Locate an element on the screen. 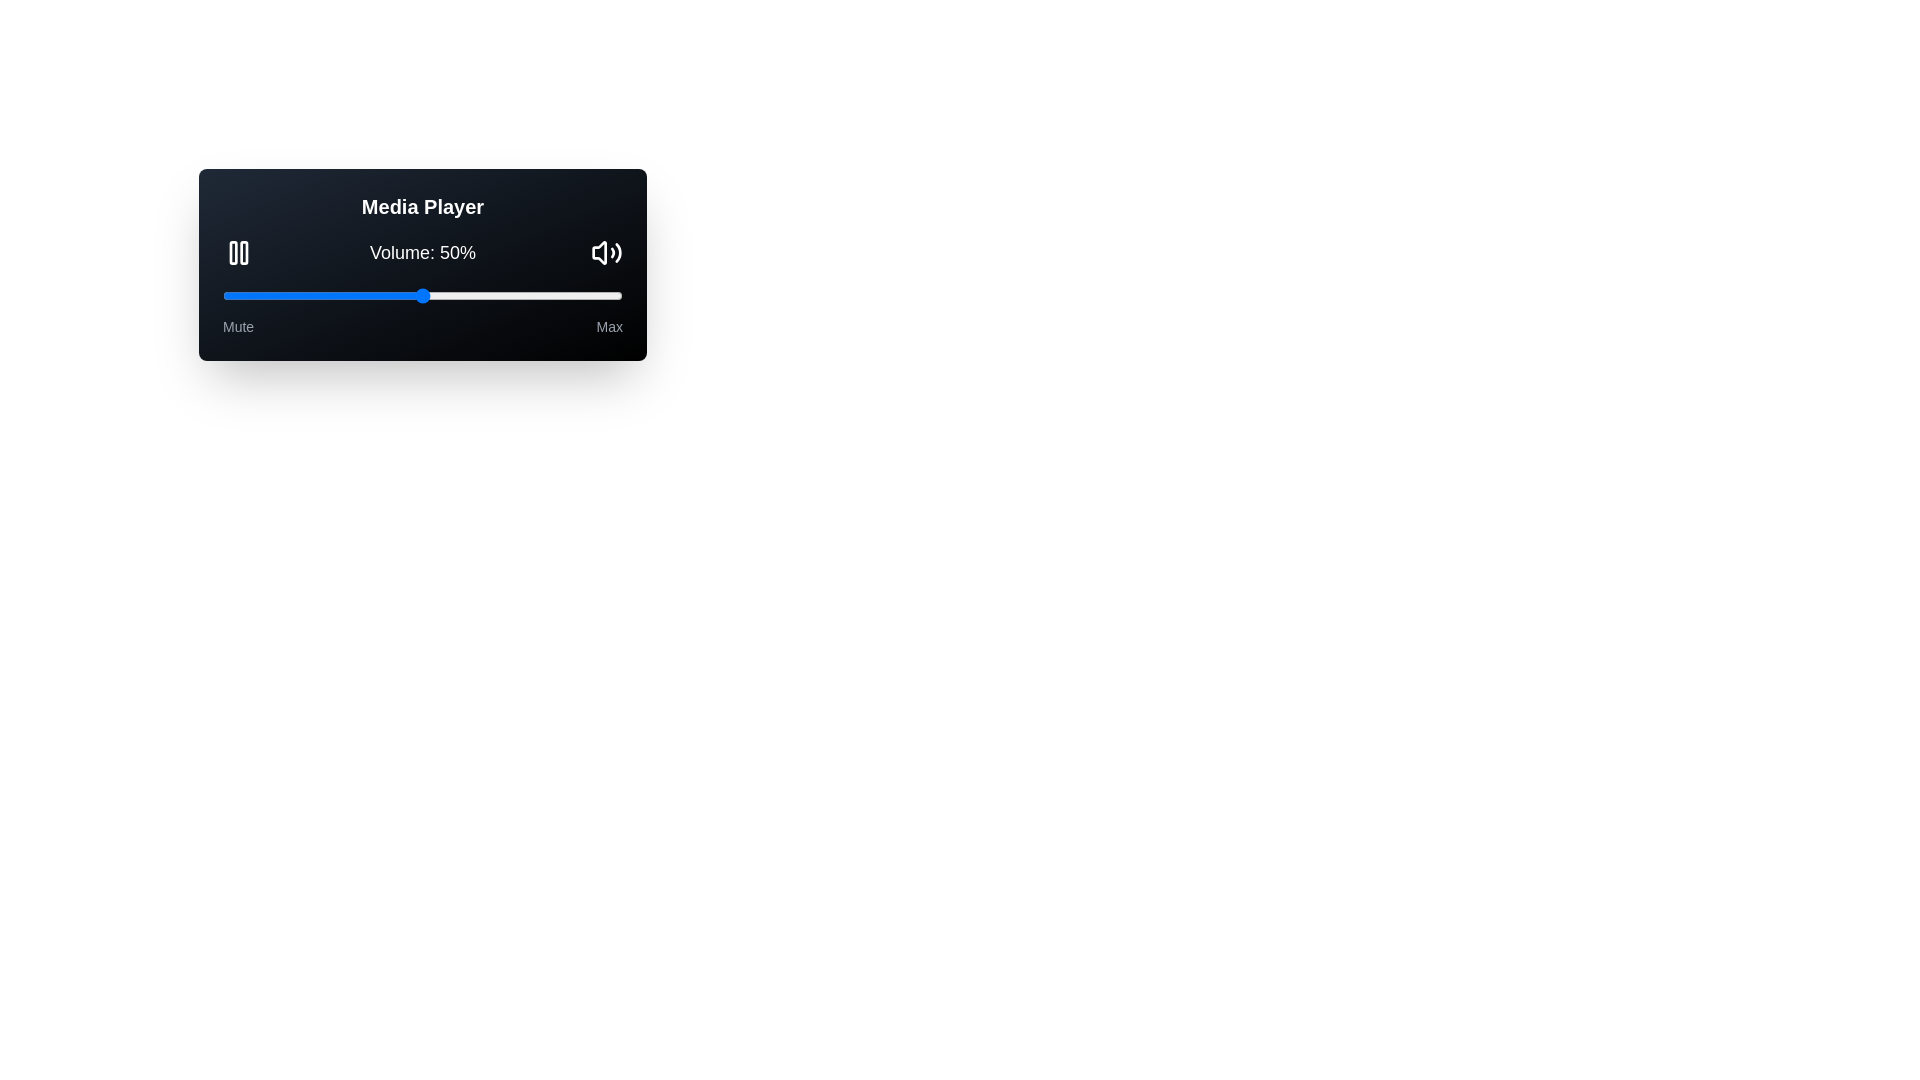  the volume by setting the slider to 45% is located at coordinates (402, 296).